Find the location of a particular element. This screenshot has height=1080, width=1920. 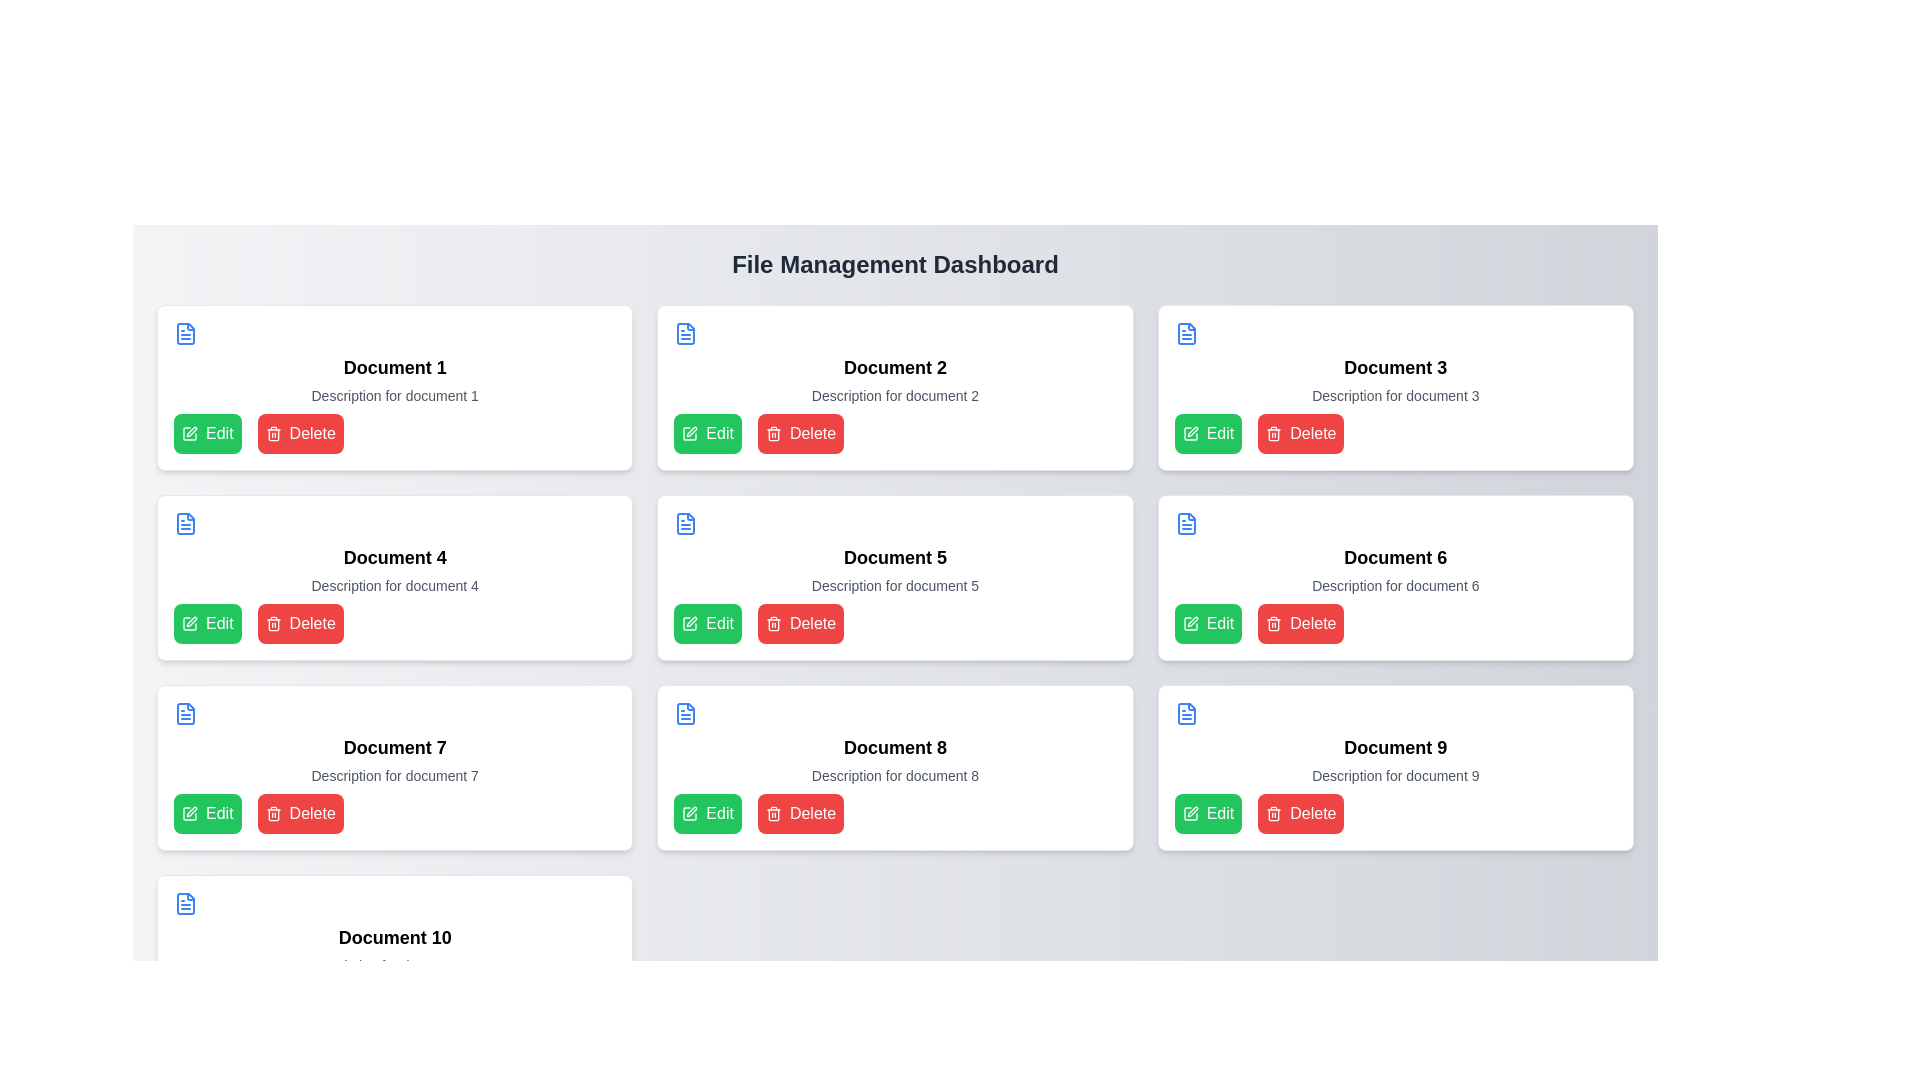

the text label displaying 'Description for document 9' located below the title 'Document 9' in the ninth card of the grid layout is located at coordinates (1394, 774).